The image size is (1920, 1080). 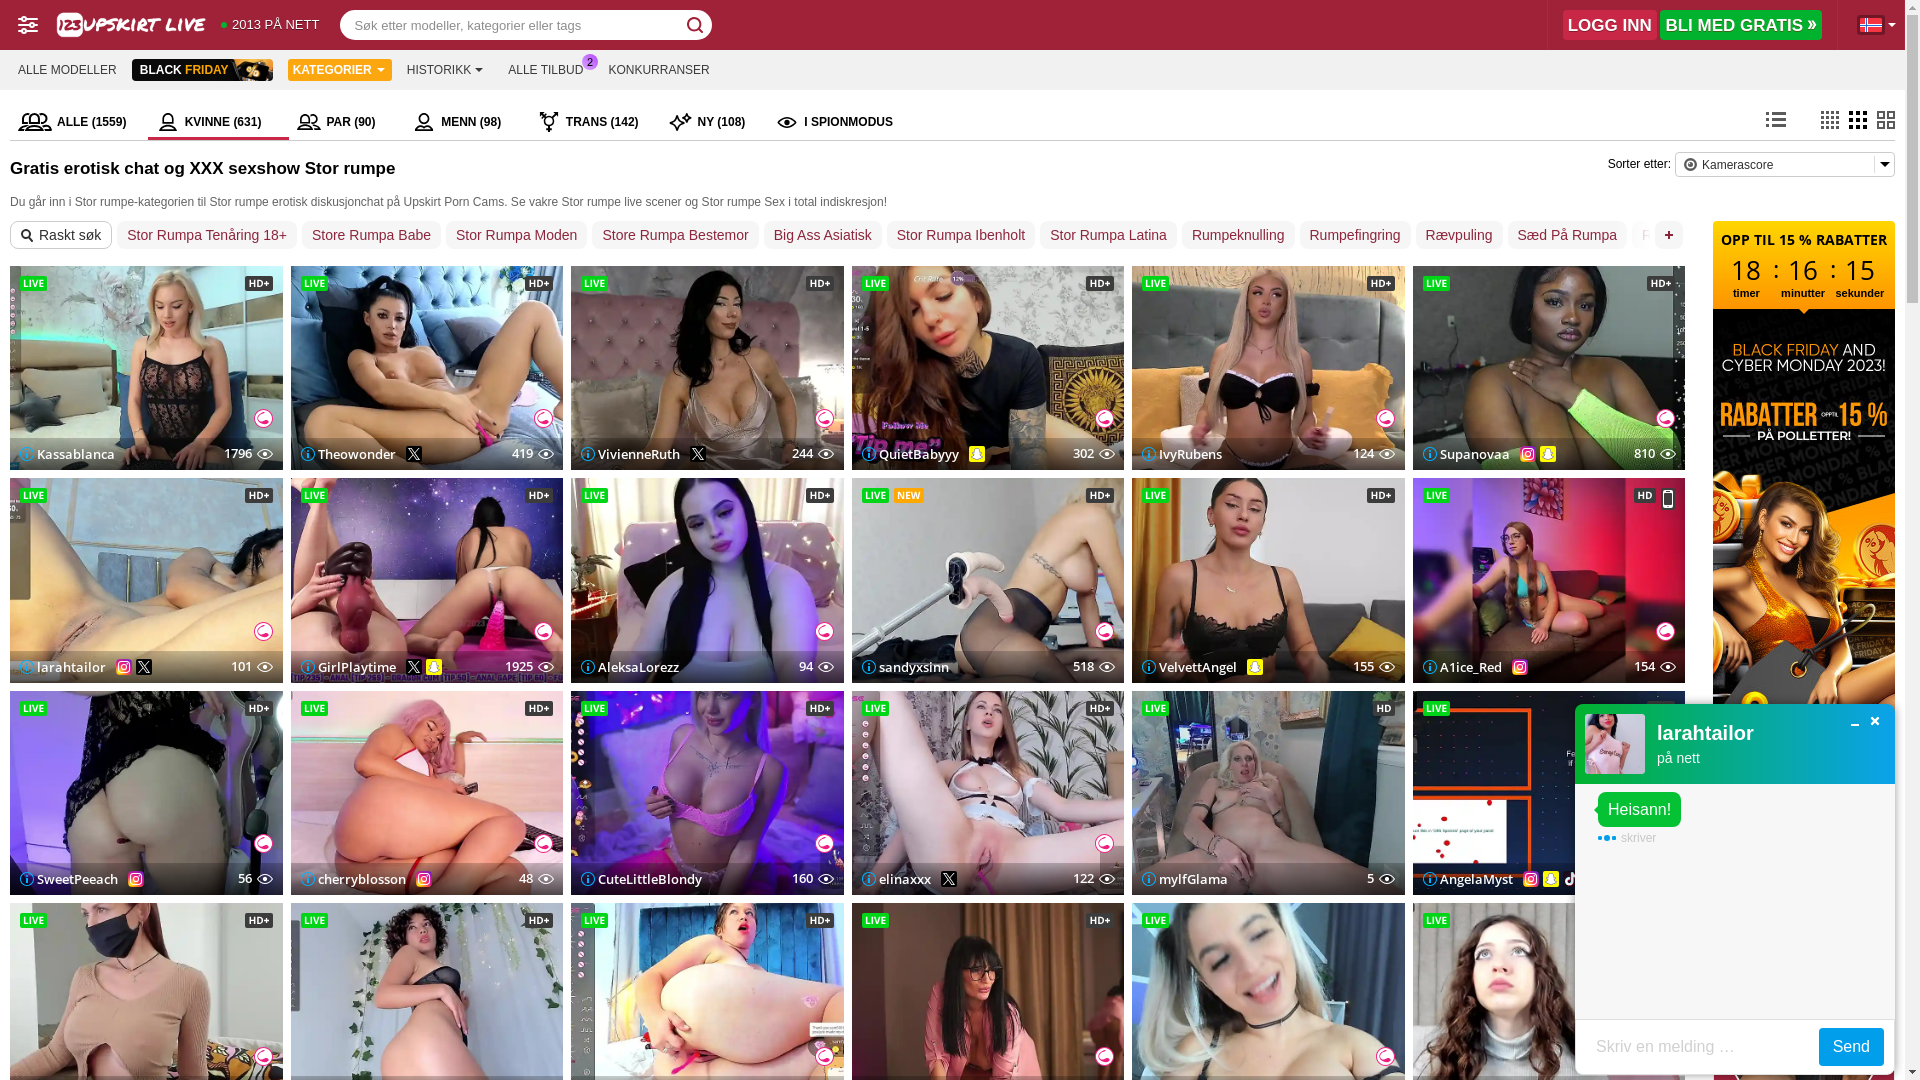 What do you see at coordinates (960, 234) in the screenshot?
I see `'Stor Rumpa Ibenholt'` at bounding box center [960, 234].